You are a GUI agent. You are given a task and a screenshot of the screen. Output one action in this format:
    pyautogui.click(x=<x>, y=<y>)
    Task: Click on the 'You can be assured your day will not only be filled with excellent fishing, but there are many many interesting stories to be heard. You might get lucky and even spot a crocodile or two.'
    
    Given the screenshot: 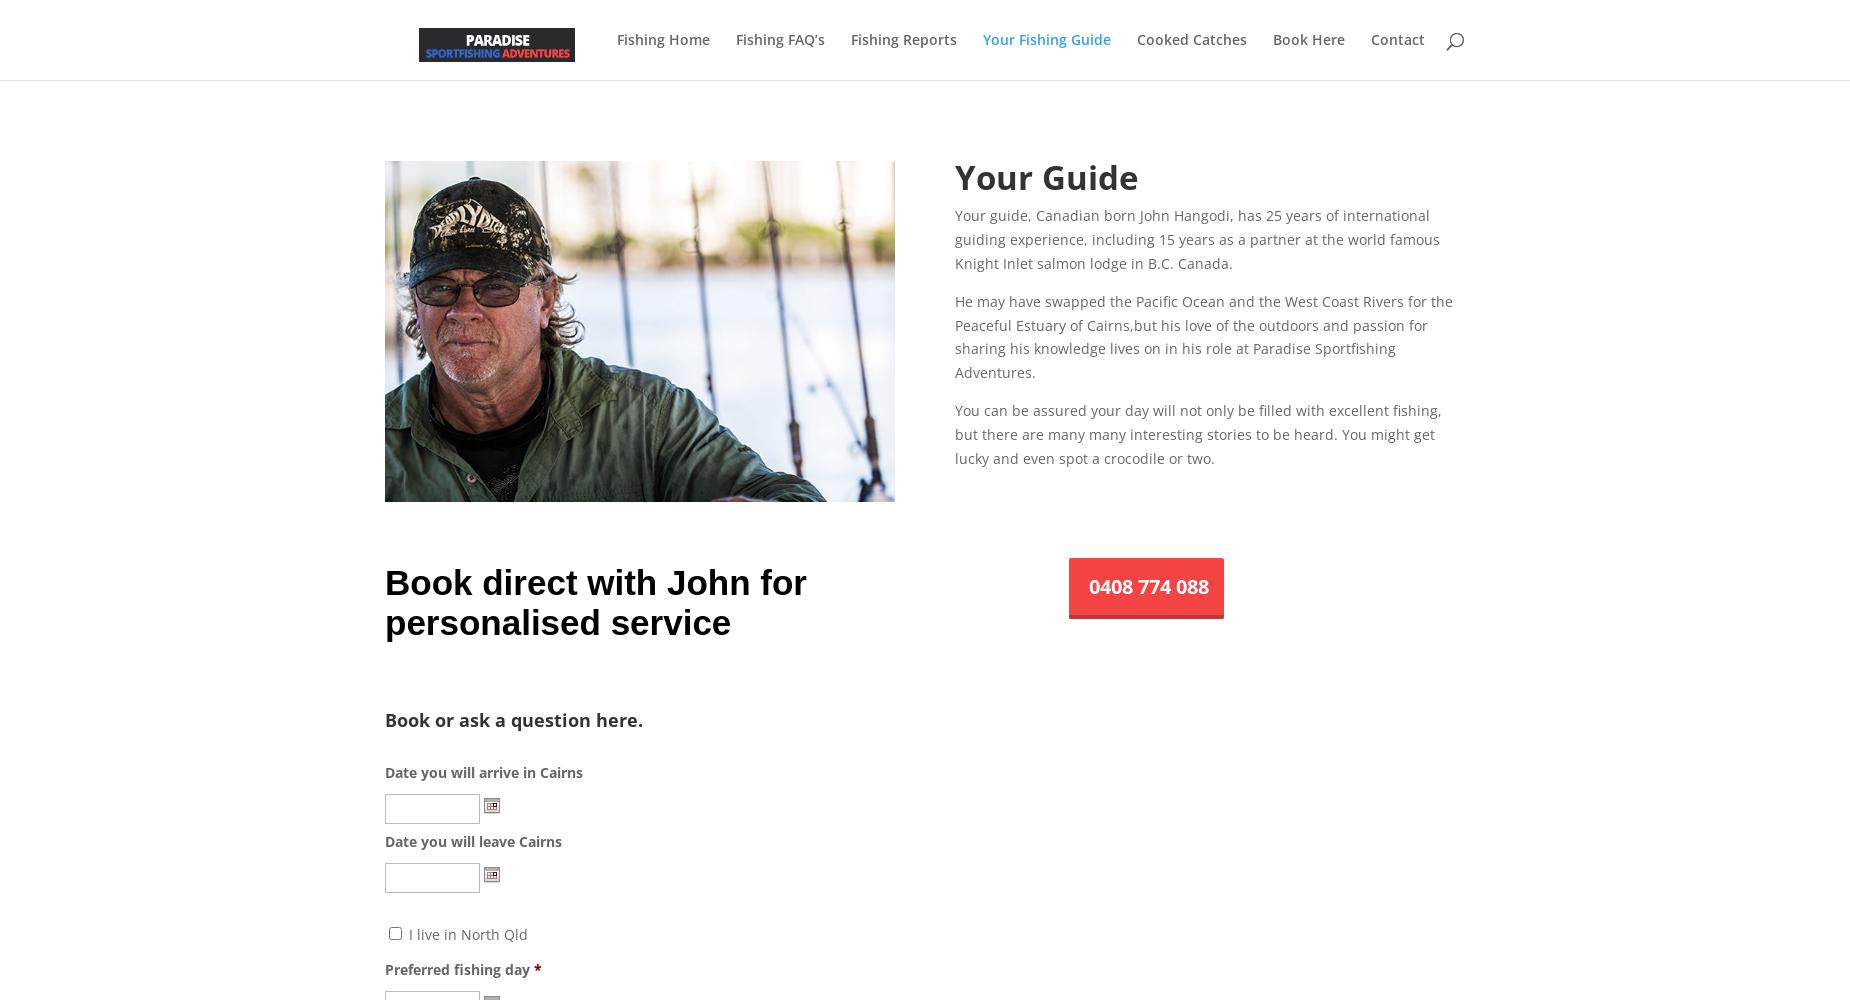 What is the action you would take?
    pyautogui.click(x=1196, y=433)
    